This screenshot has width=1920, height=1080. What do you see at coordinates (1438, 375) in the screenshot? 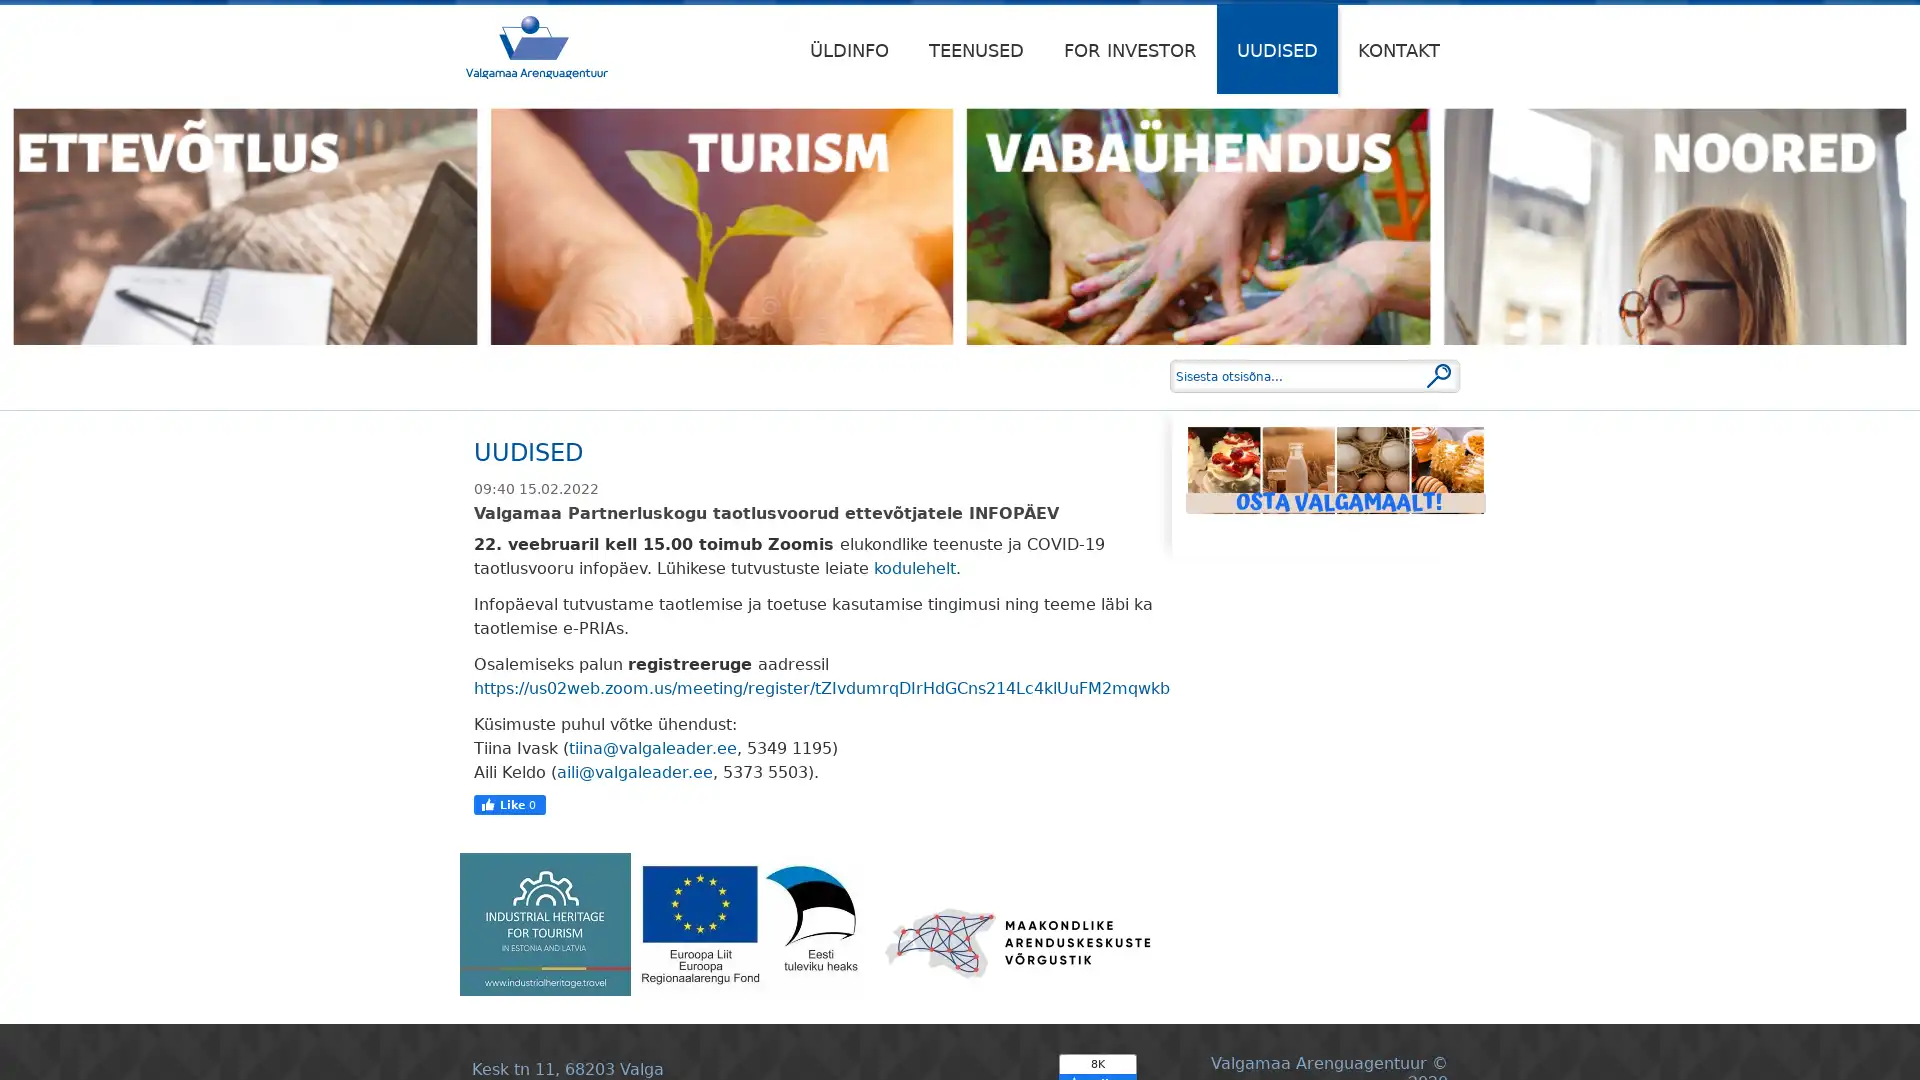
I see `Otsi` at bounding box center [1438, 375].